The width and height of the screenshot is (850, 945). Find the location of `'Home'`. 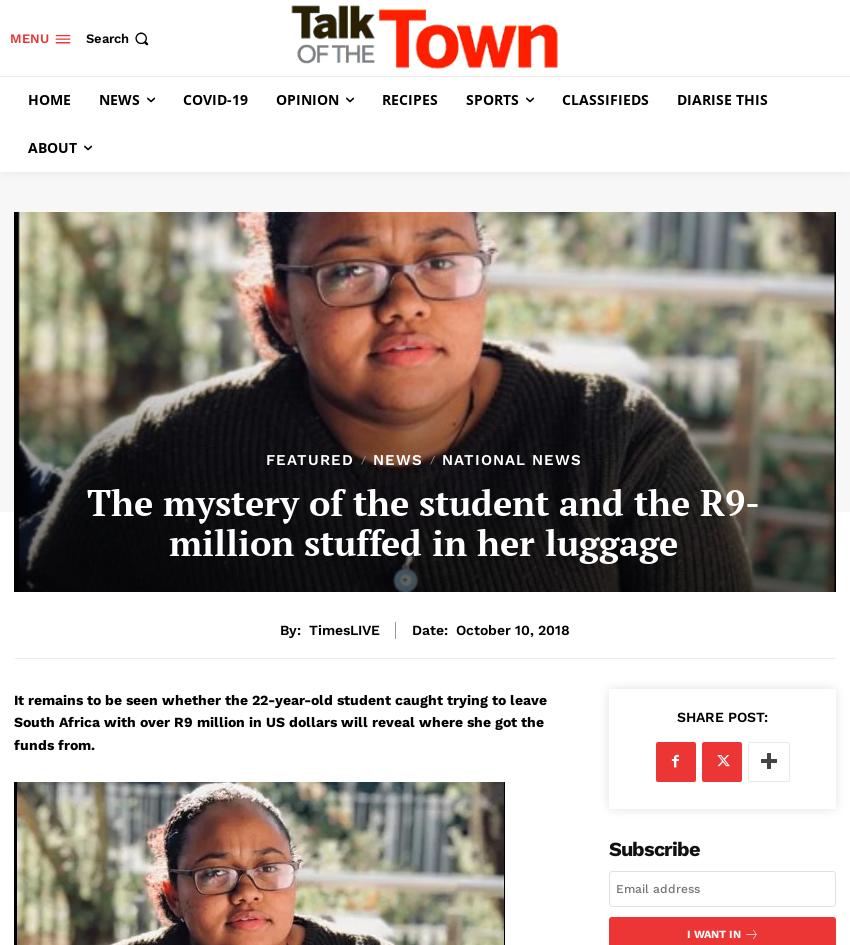

'Home' is located at coordinates (26, 98).